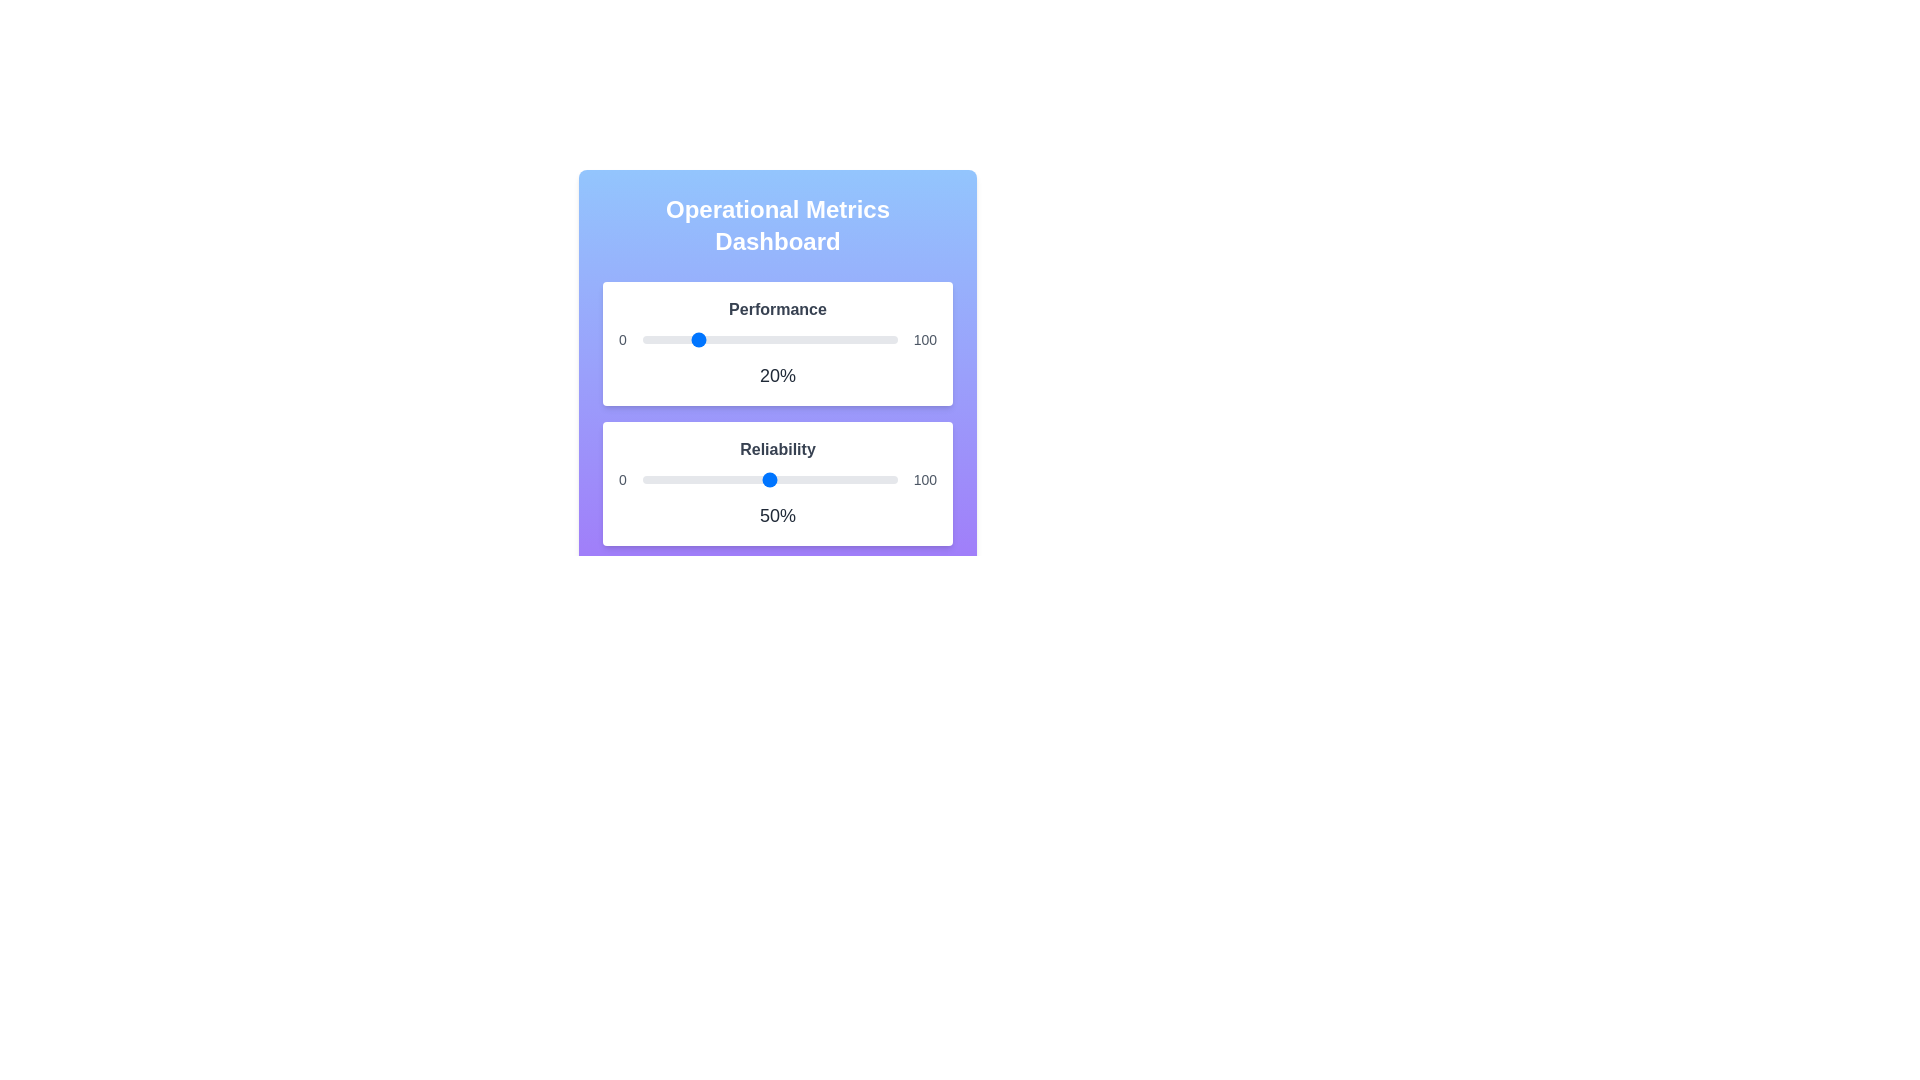 The width and height of the screenshot is (1920, 1080). Describe the element at coordinates (678, 479) in the screenshot. I see `the reliability slider` at that location.